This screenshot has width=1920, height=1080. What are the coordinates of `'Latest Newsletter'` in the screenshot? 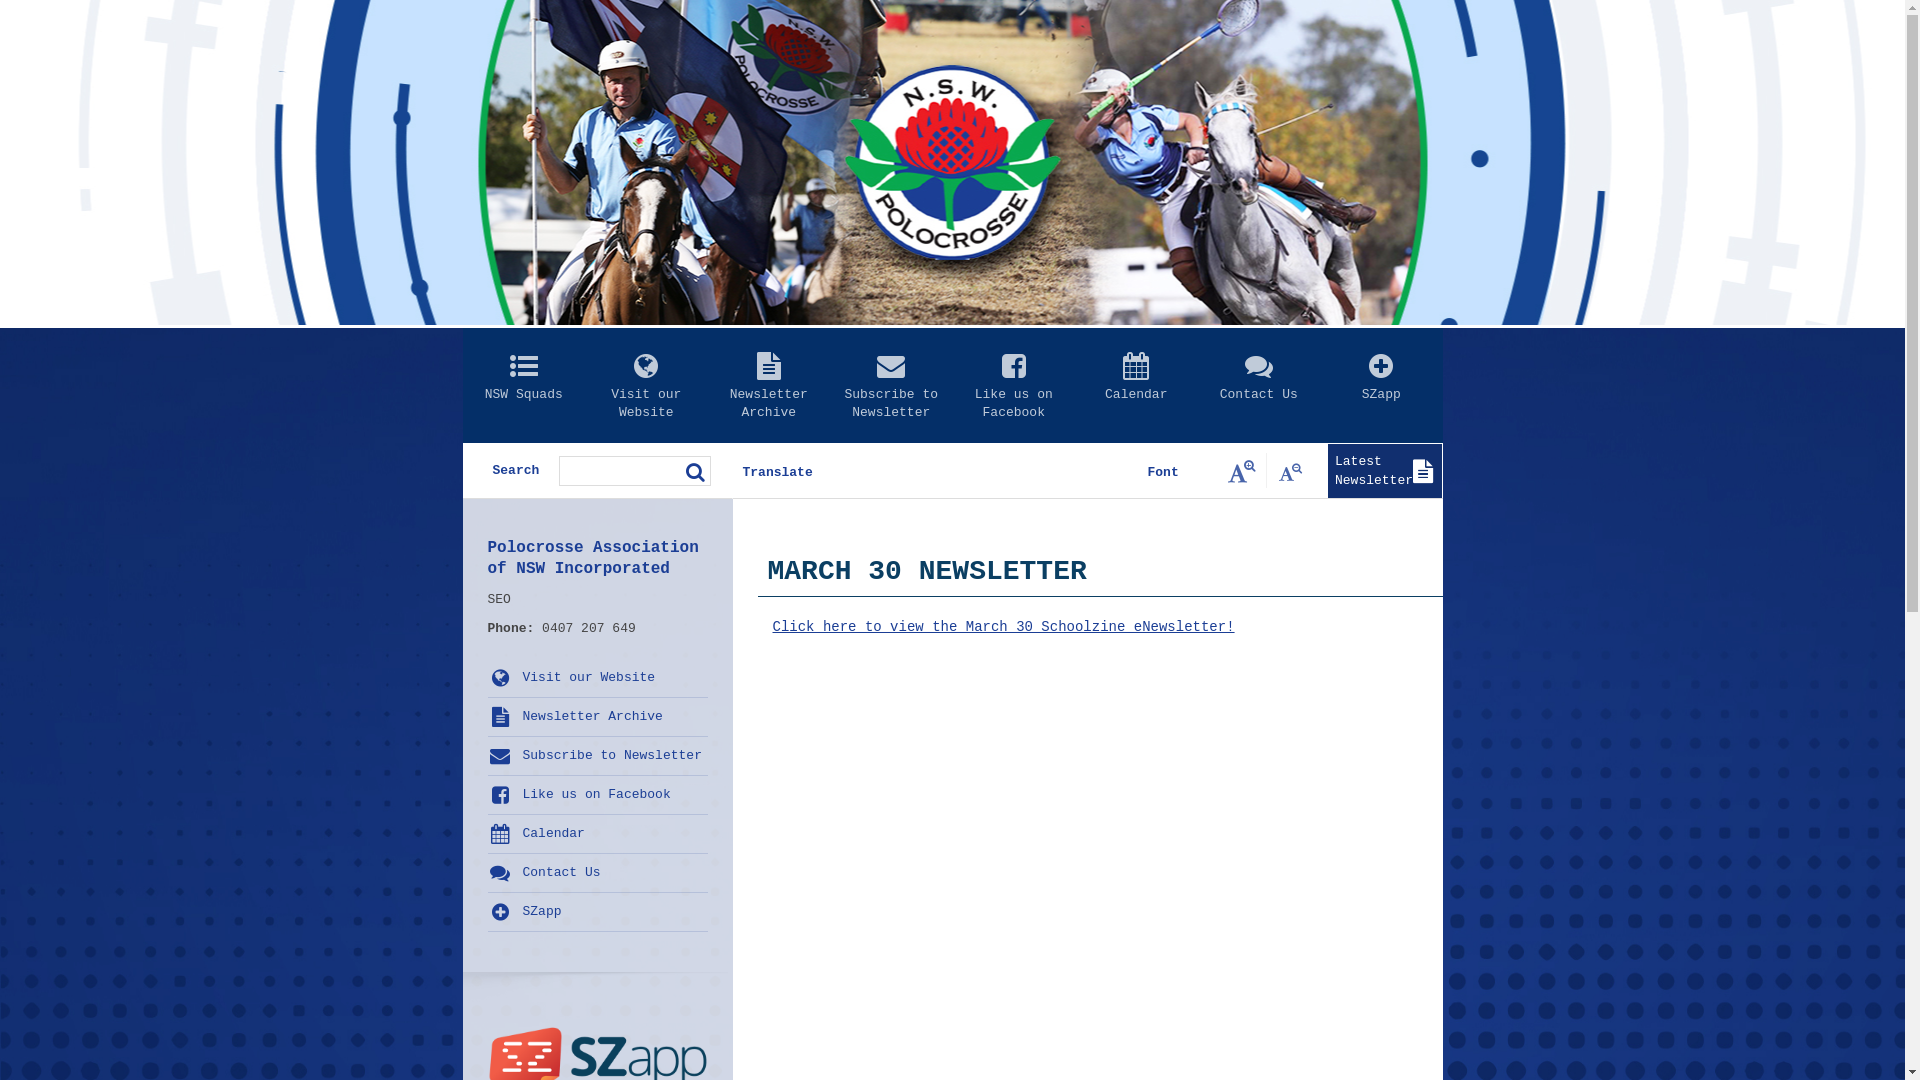 It's located at (1384, 471).